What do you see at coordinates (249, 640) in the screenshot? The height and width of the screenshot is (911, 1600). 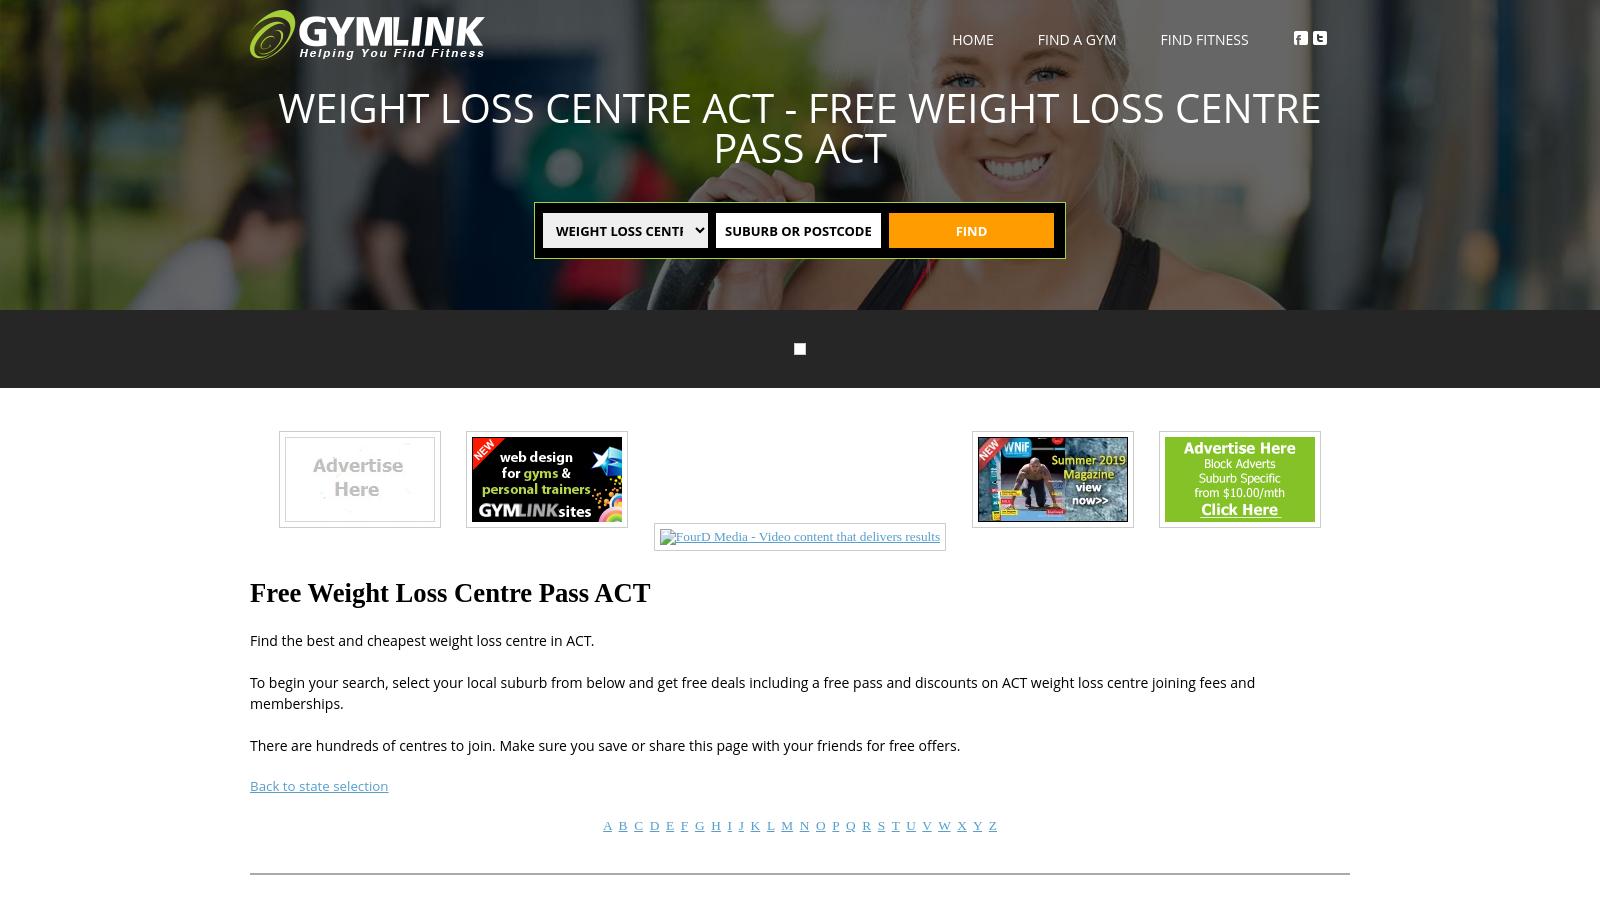 I see `'Find the best and cheapest weight loss centre in ACT.'` at bounding box center [249, 640].